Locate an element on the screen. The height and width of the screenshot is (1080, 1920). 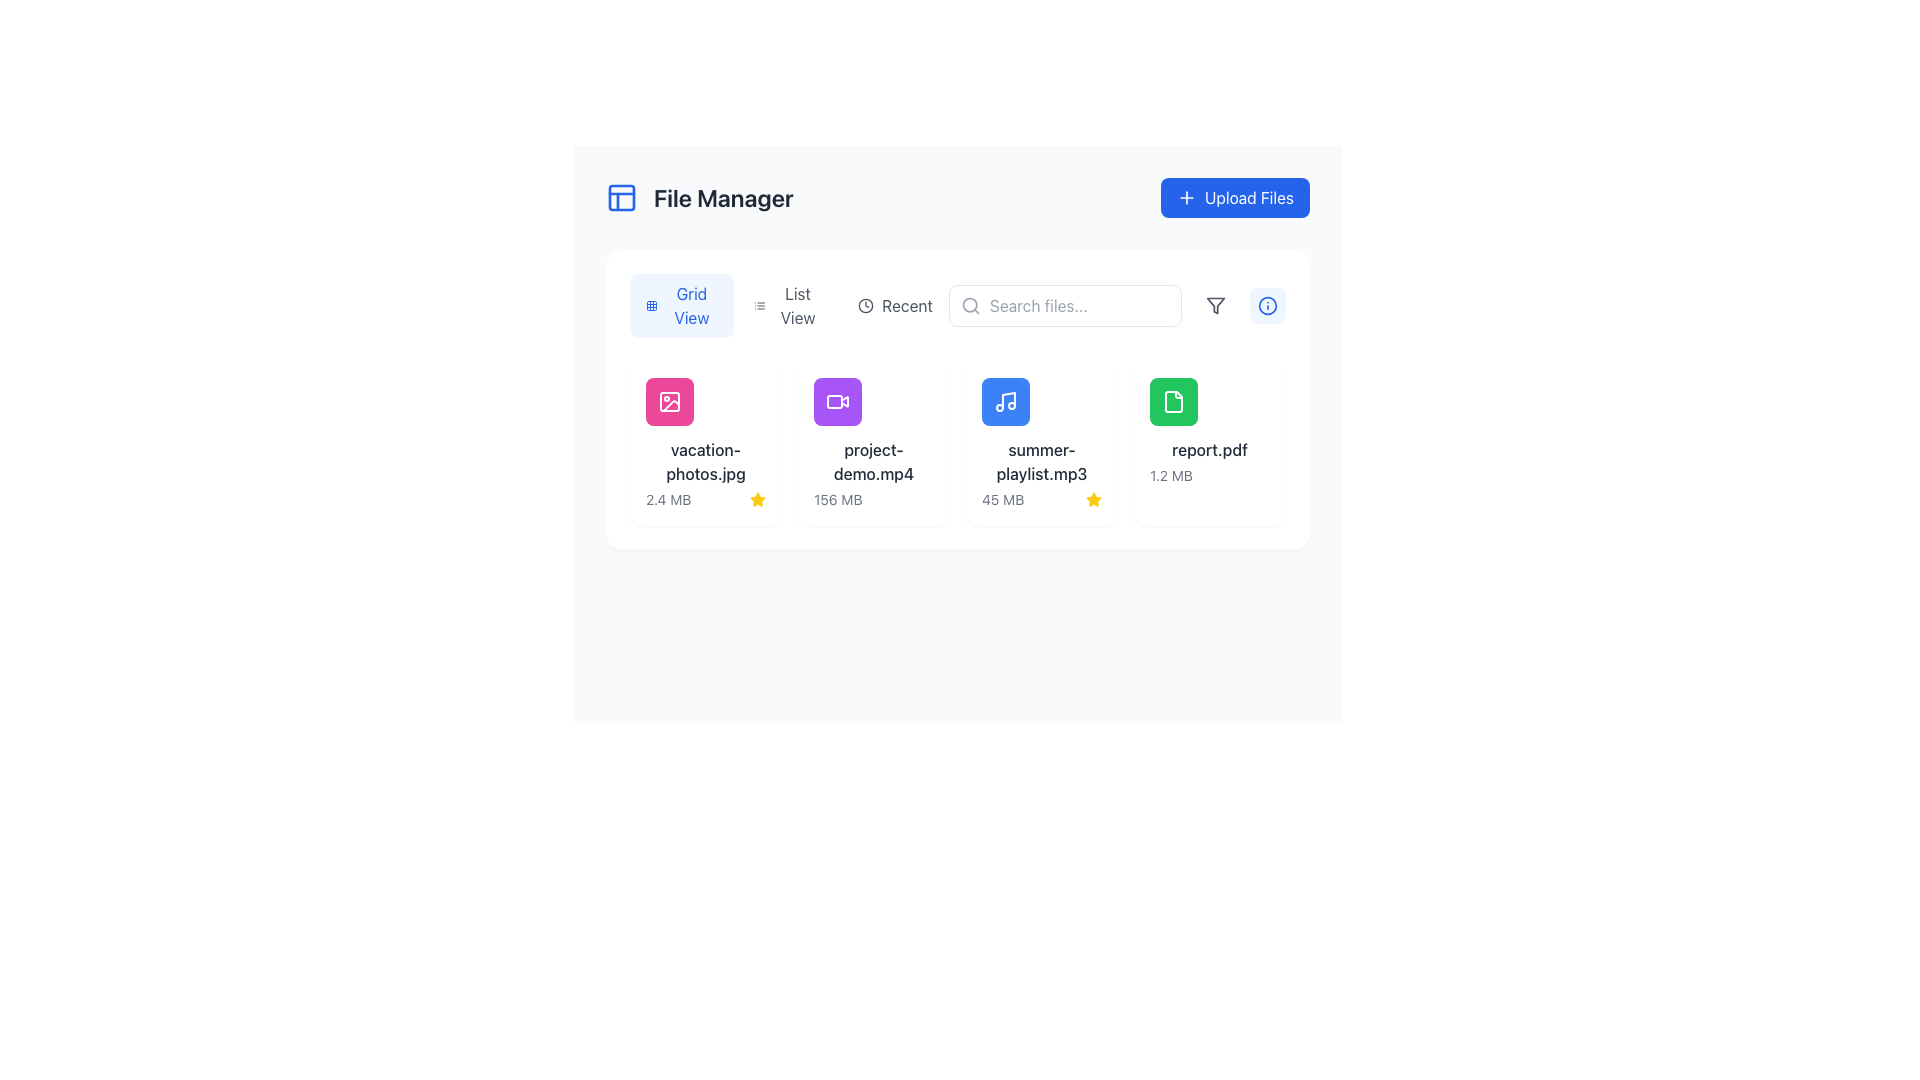
file name displayed in the text label for the audio file 'summer-playlist.mp3', which is centrally located in the grid view of the 'File Manager' interface is located at coordinates (1040, 462).